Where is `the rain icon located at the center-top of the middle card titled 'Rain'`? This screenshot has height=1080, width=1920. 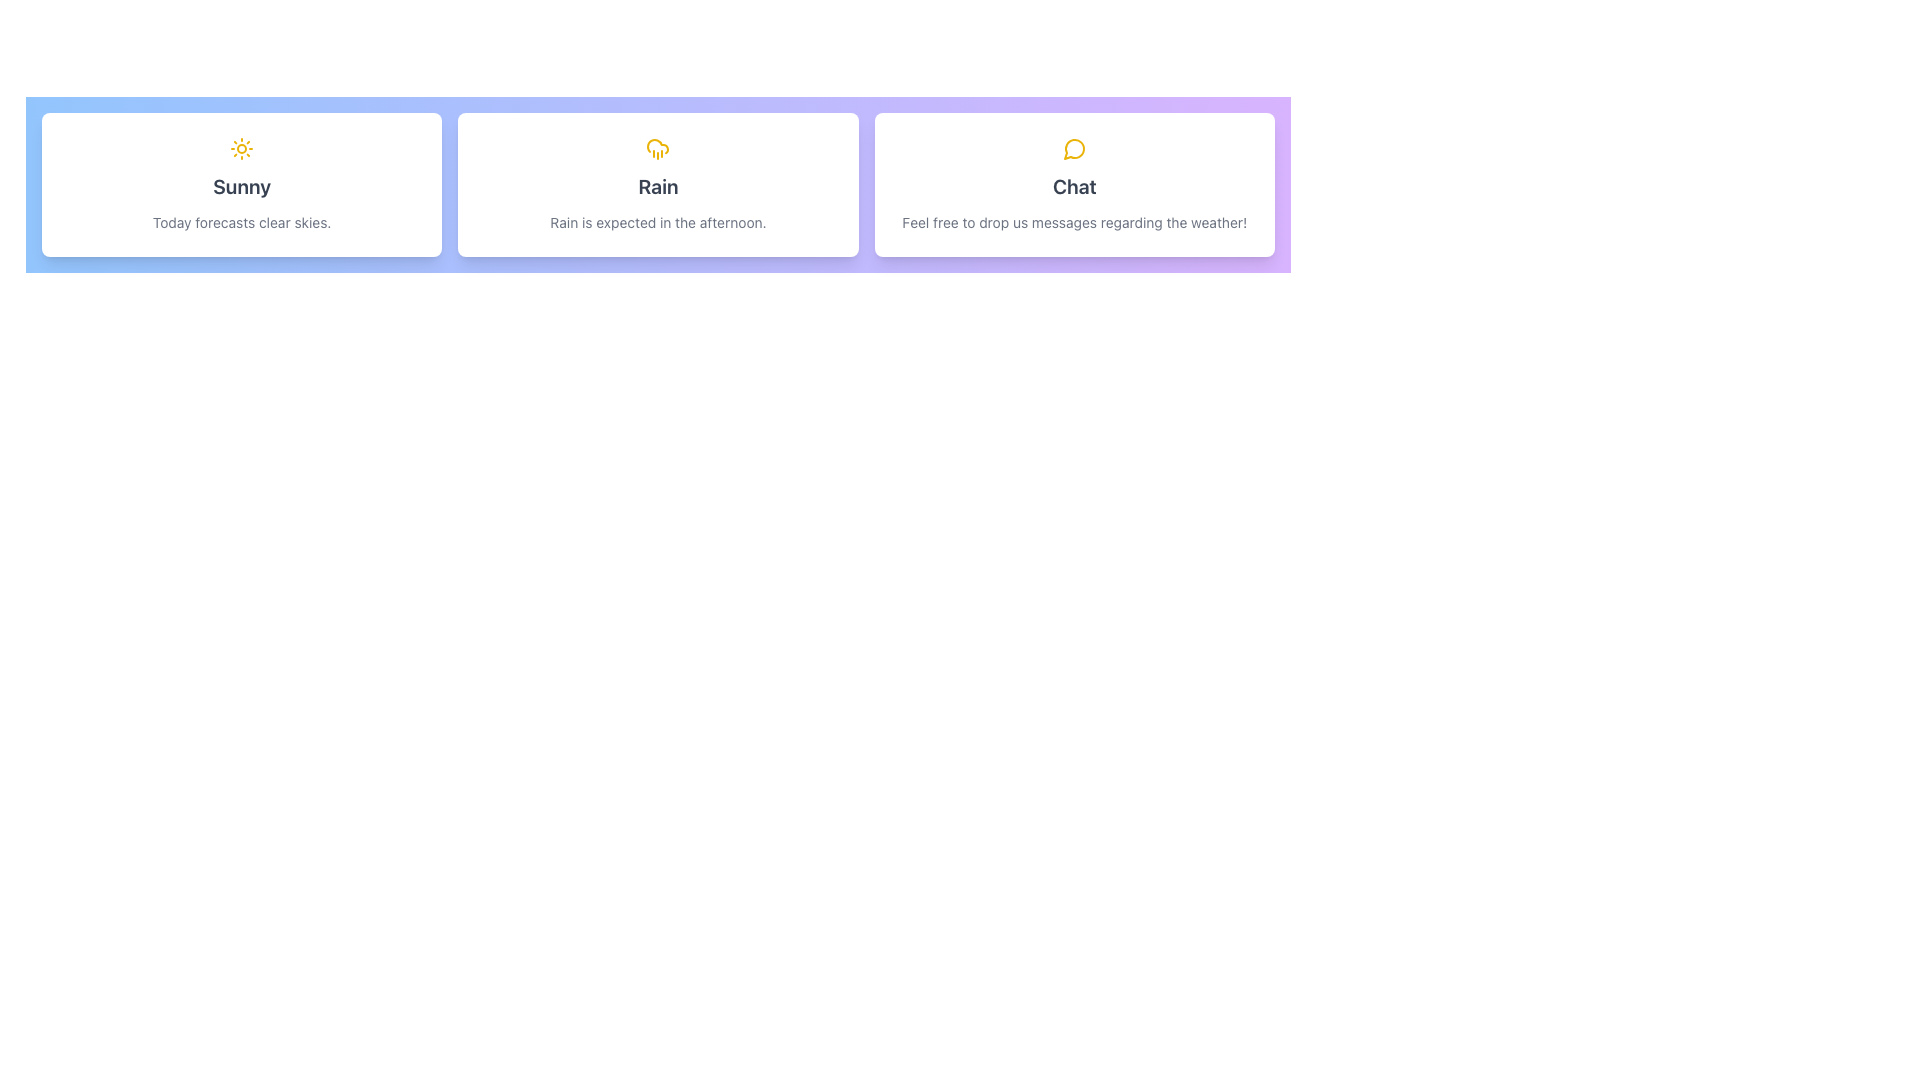
the rain icon located at the center-top of the middle card titled 'Rain' is located at coordinates (658, 148).